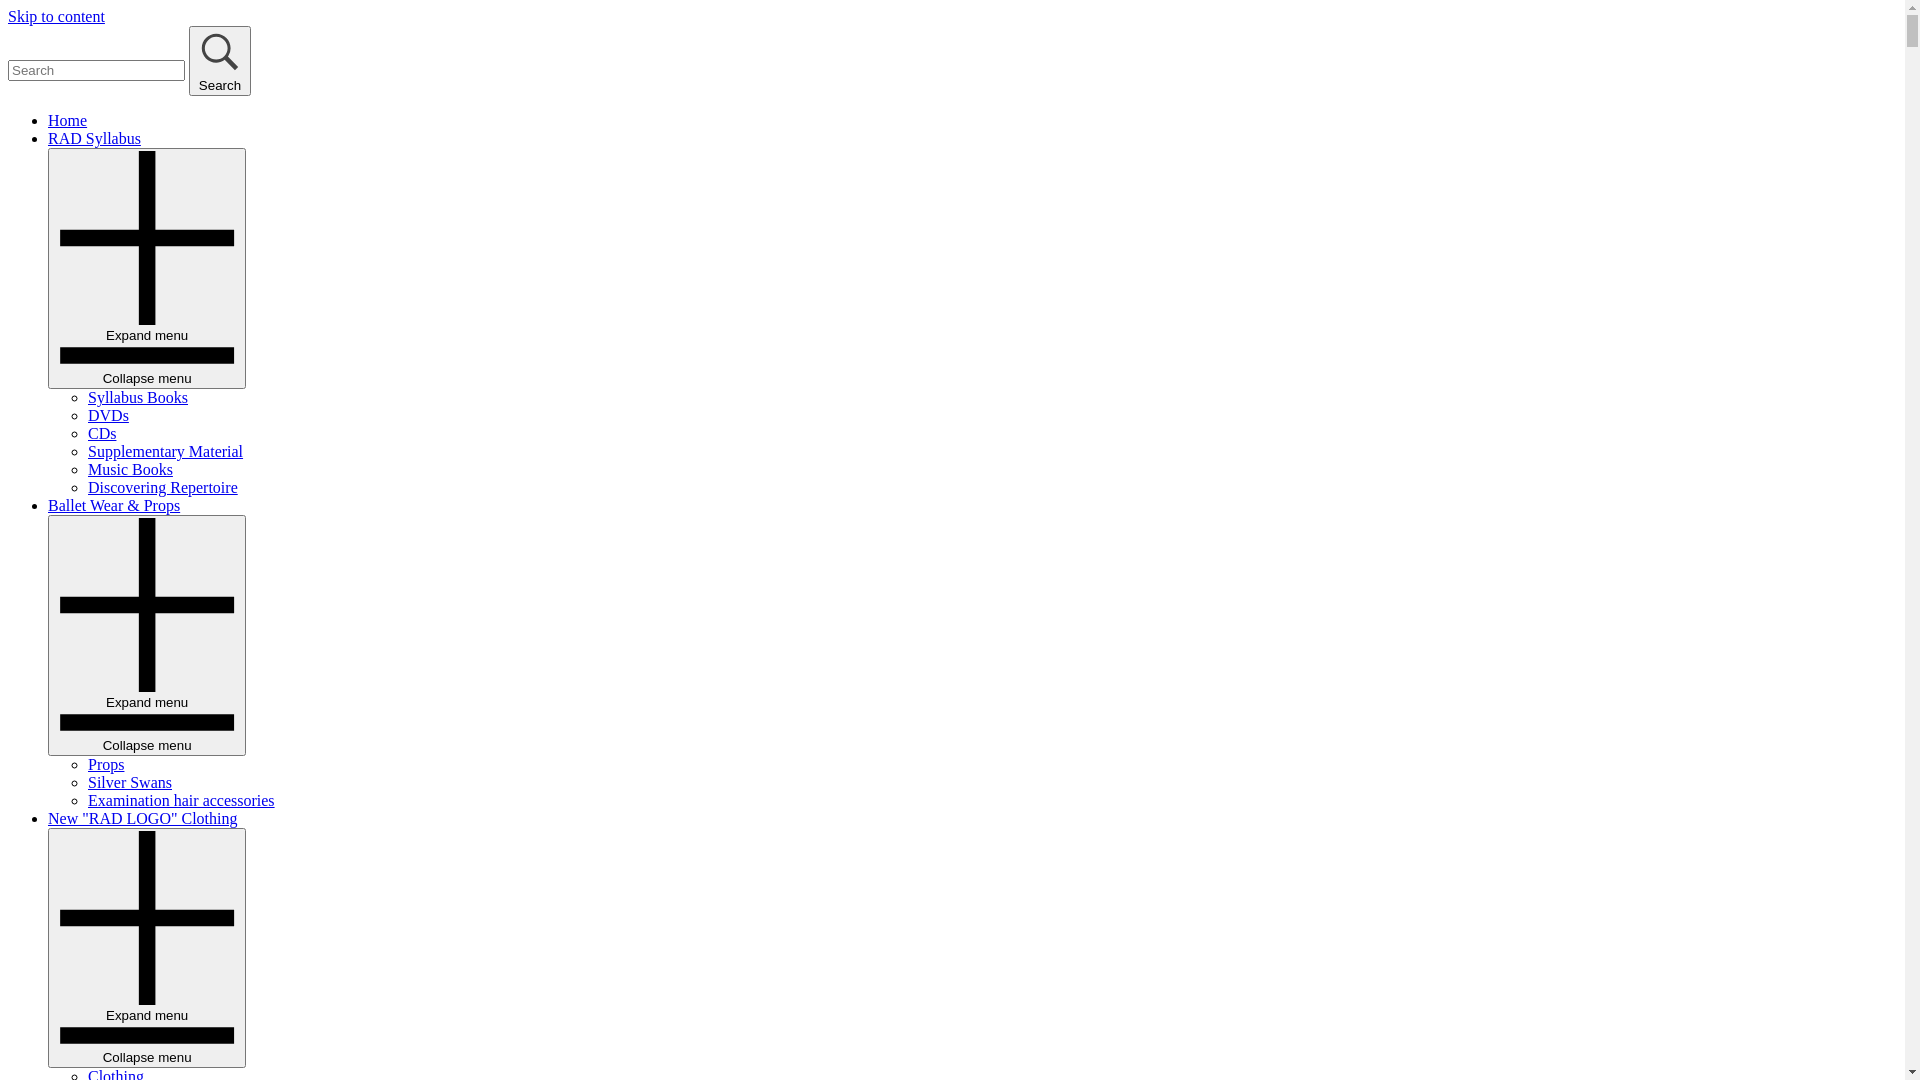 This screenshot has height=1080, width=1920. Describe the element at coordinates (104, 764) in the screenshot. I see `'Props'` at that location.